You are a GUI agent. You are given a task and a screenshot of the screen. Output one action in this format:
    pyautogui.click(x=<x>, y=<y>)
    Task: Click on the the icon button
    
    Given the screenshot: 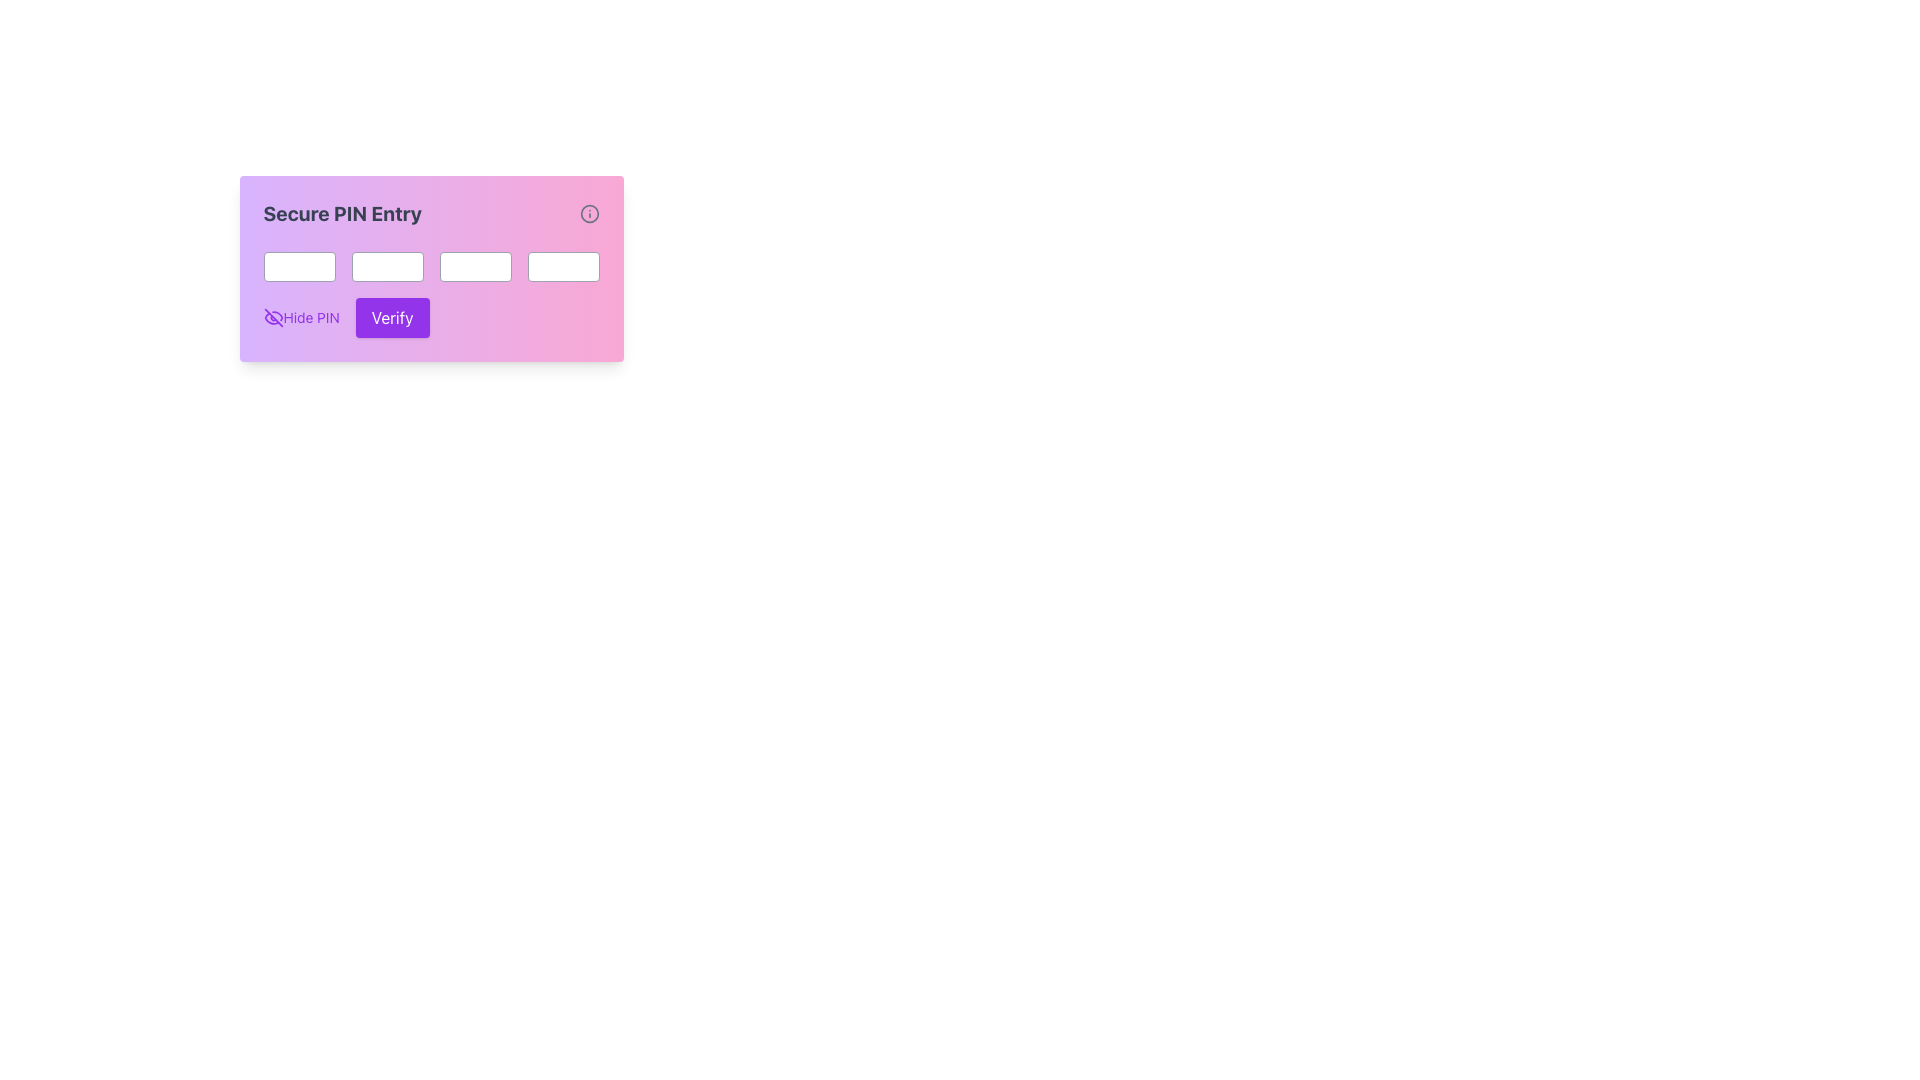 What is the action you would take?
    pyautogui.click(x=272, y=316)
    